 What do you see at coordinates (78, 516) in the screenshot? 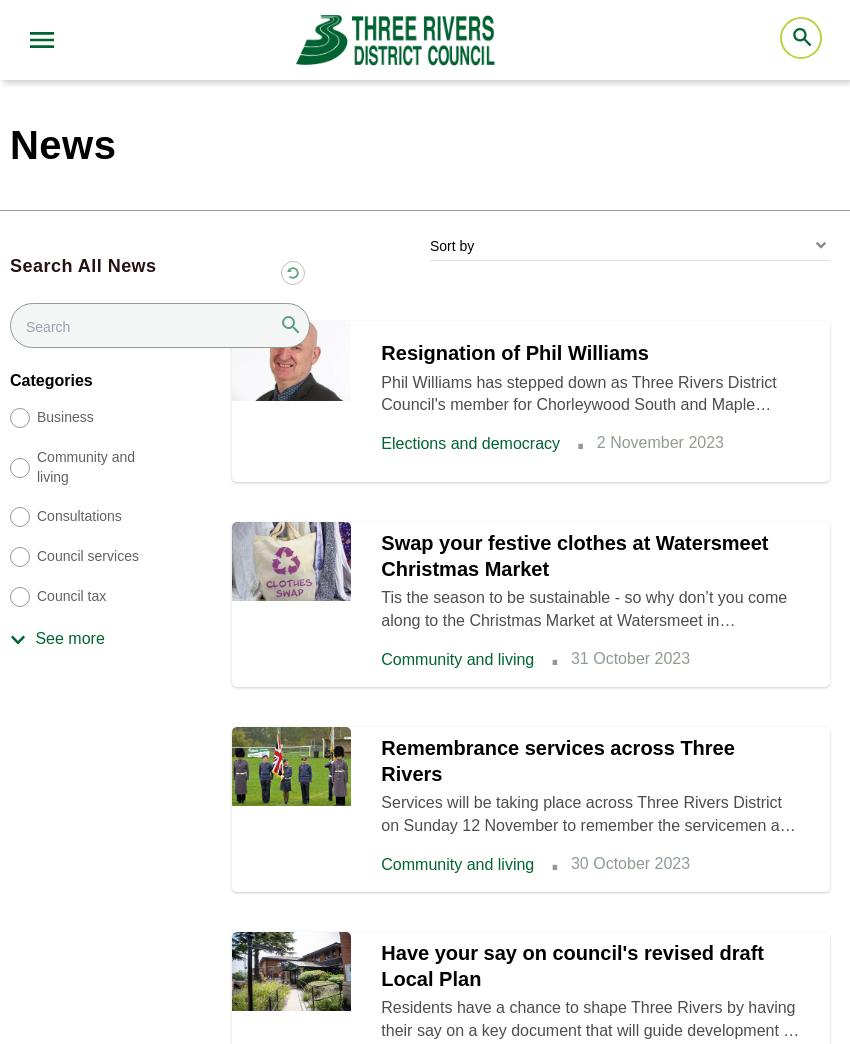
I see `'Consultations'` at bounding box center [78, 516].